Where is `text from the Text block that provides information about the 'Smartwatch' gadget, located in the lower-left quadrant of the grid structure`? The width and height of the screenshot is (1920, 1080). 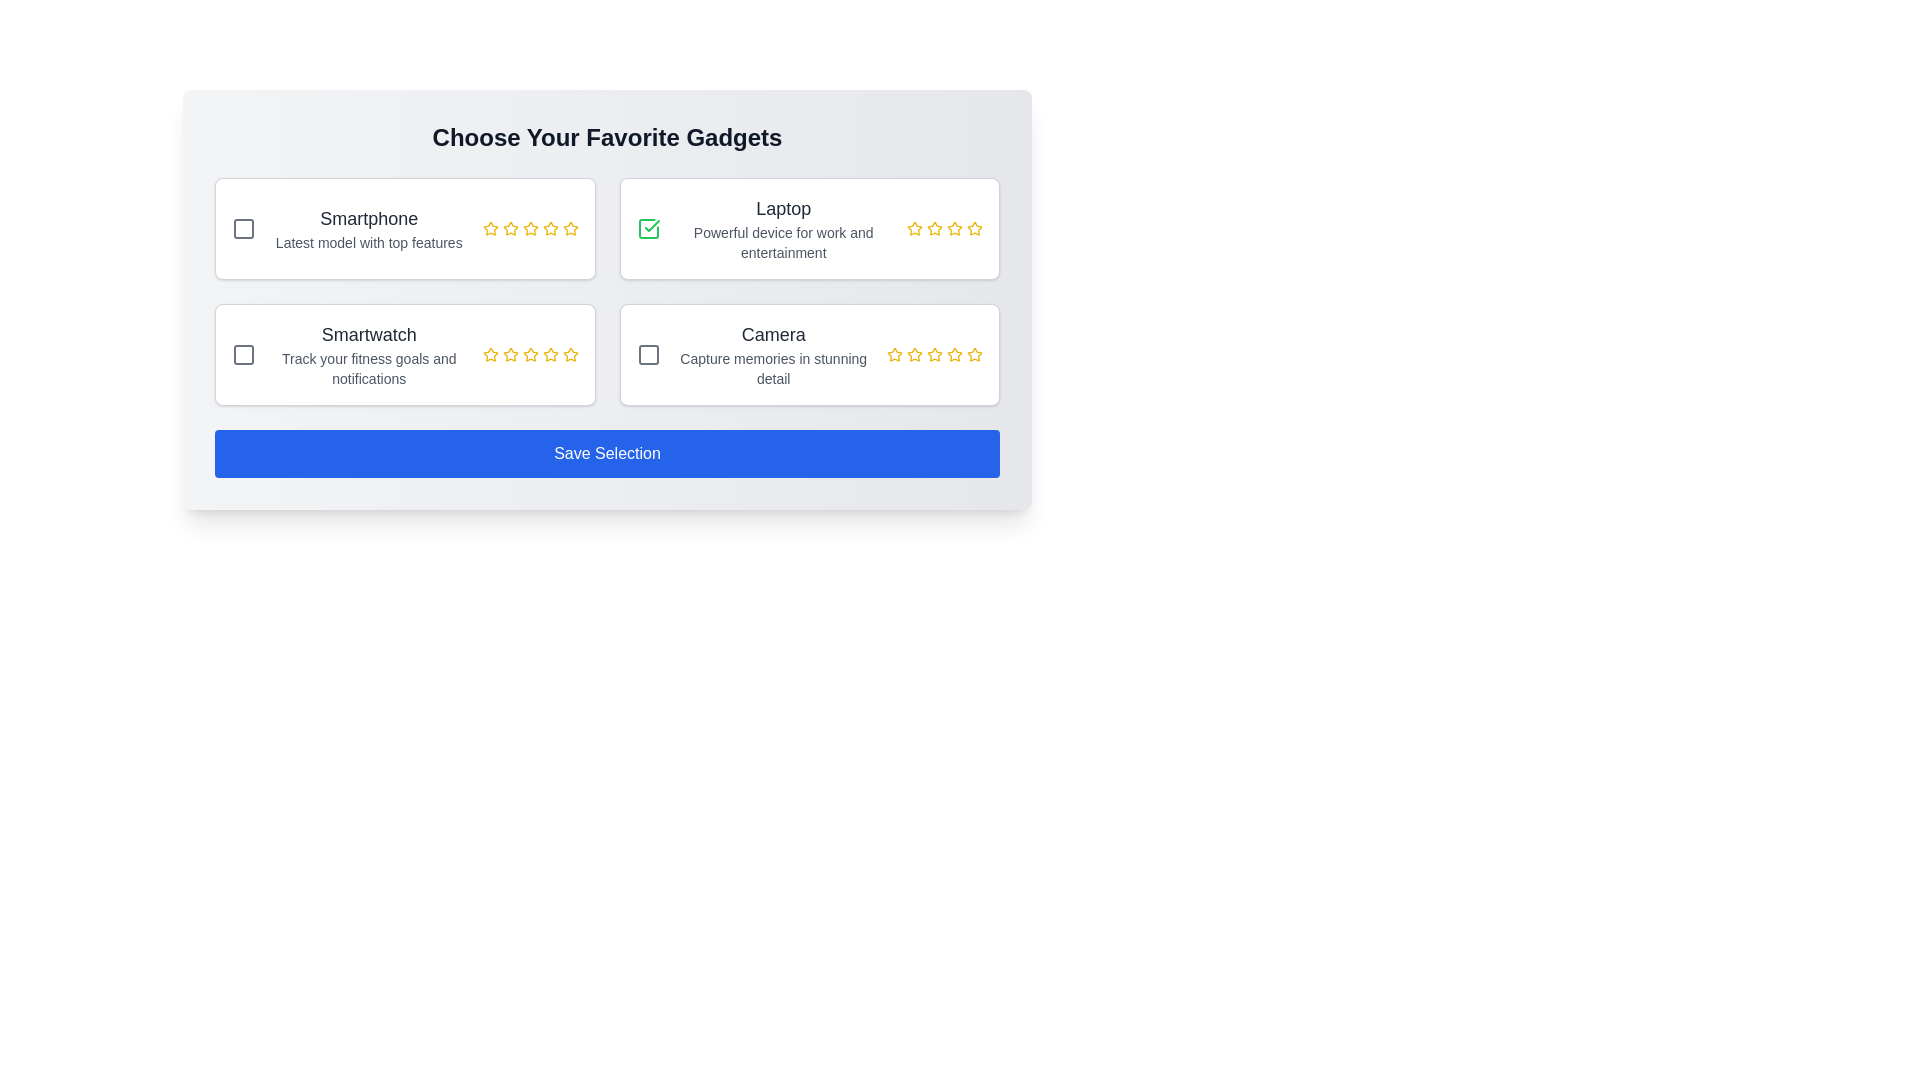
text from the Text block that provides information about the 'Smartwatch' gadget, located in the lower-left quadrant of the grid structure is located at coordinates (369, 353).